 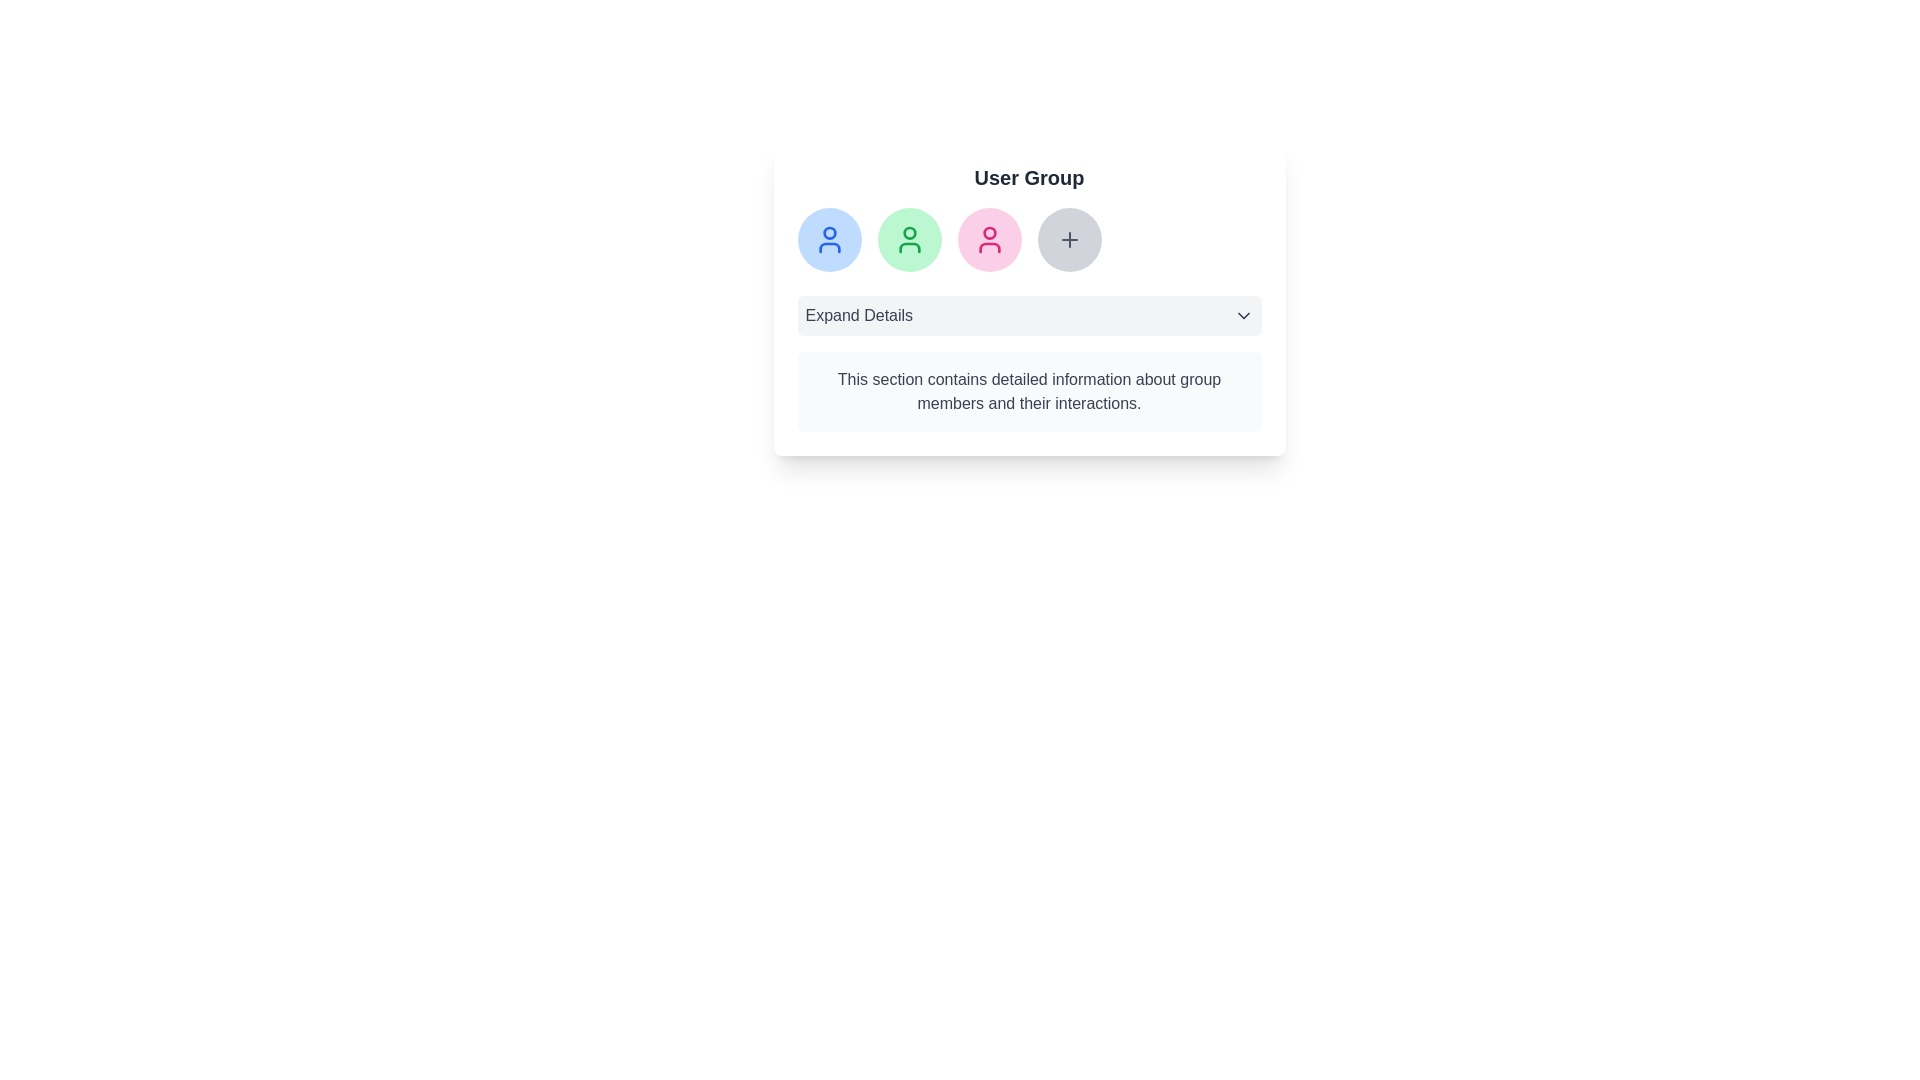 What do you see at coordinates (1242, 315) in the screenshot?
I see `the arrow icon that expands or collapses additional details in the 'User Group' section` at bounding box center [1242, 315].